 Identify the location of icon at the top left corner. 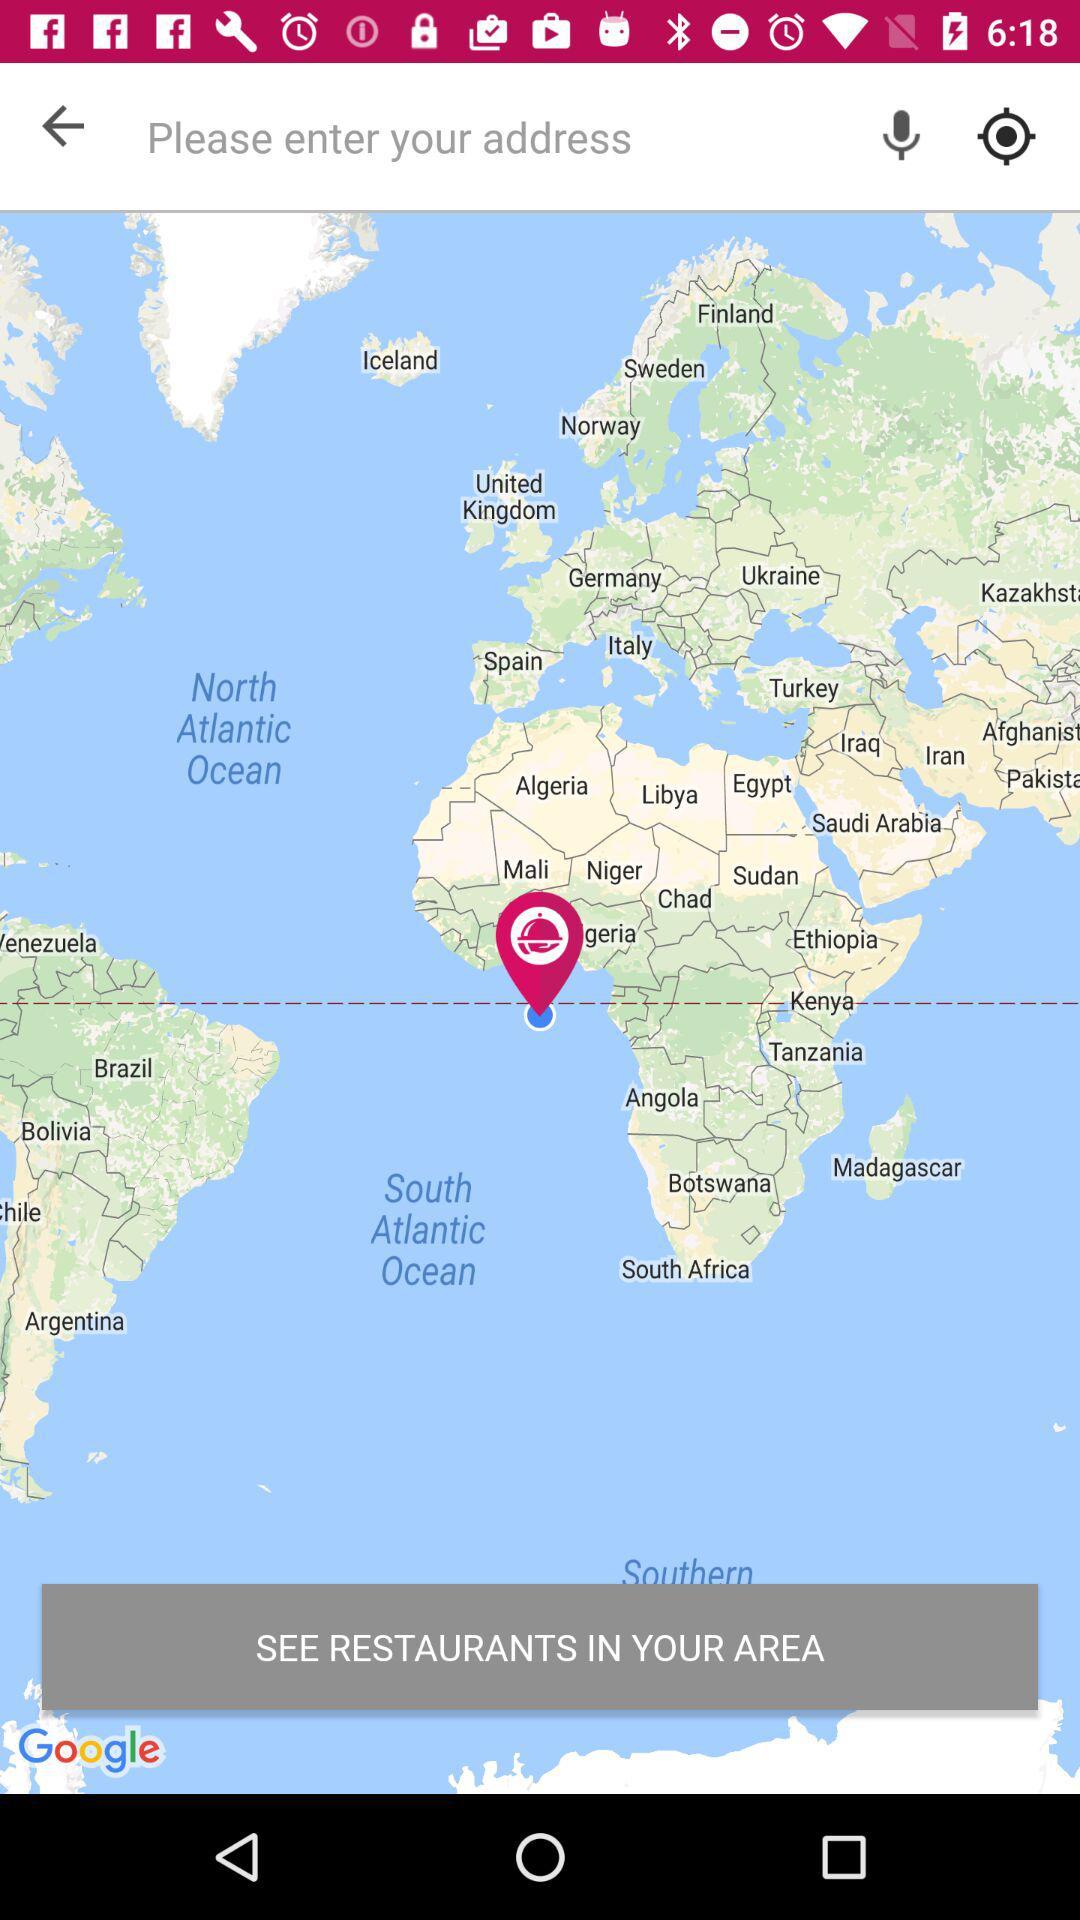
(61, 124).